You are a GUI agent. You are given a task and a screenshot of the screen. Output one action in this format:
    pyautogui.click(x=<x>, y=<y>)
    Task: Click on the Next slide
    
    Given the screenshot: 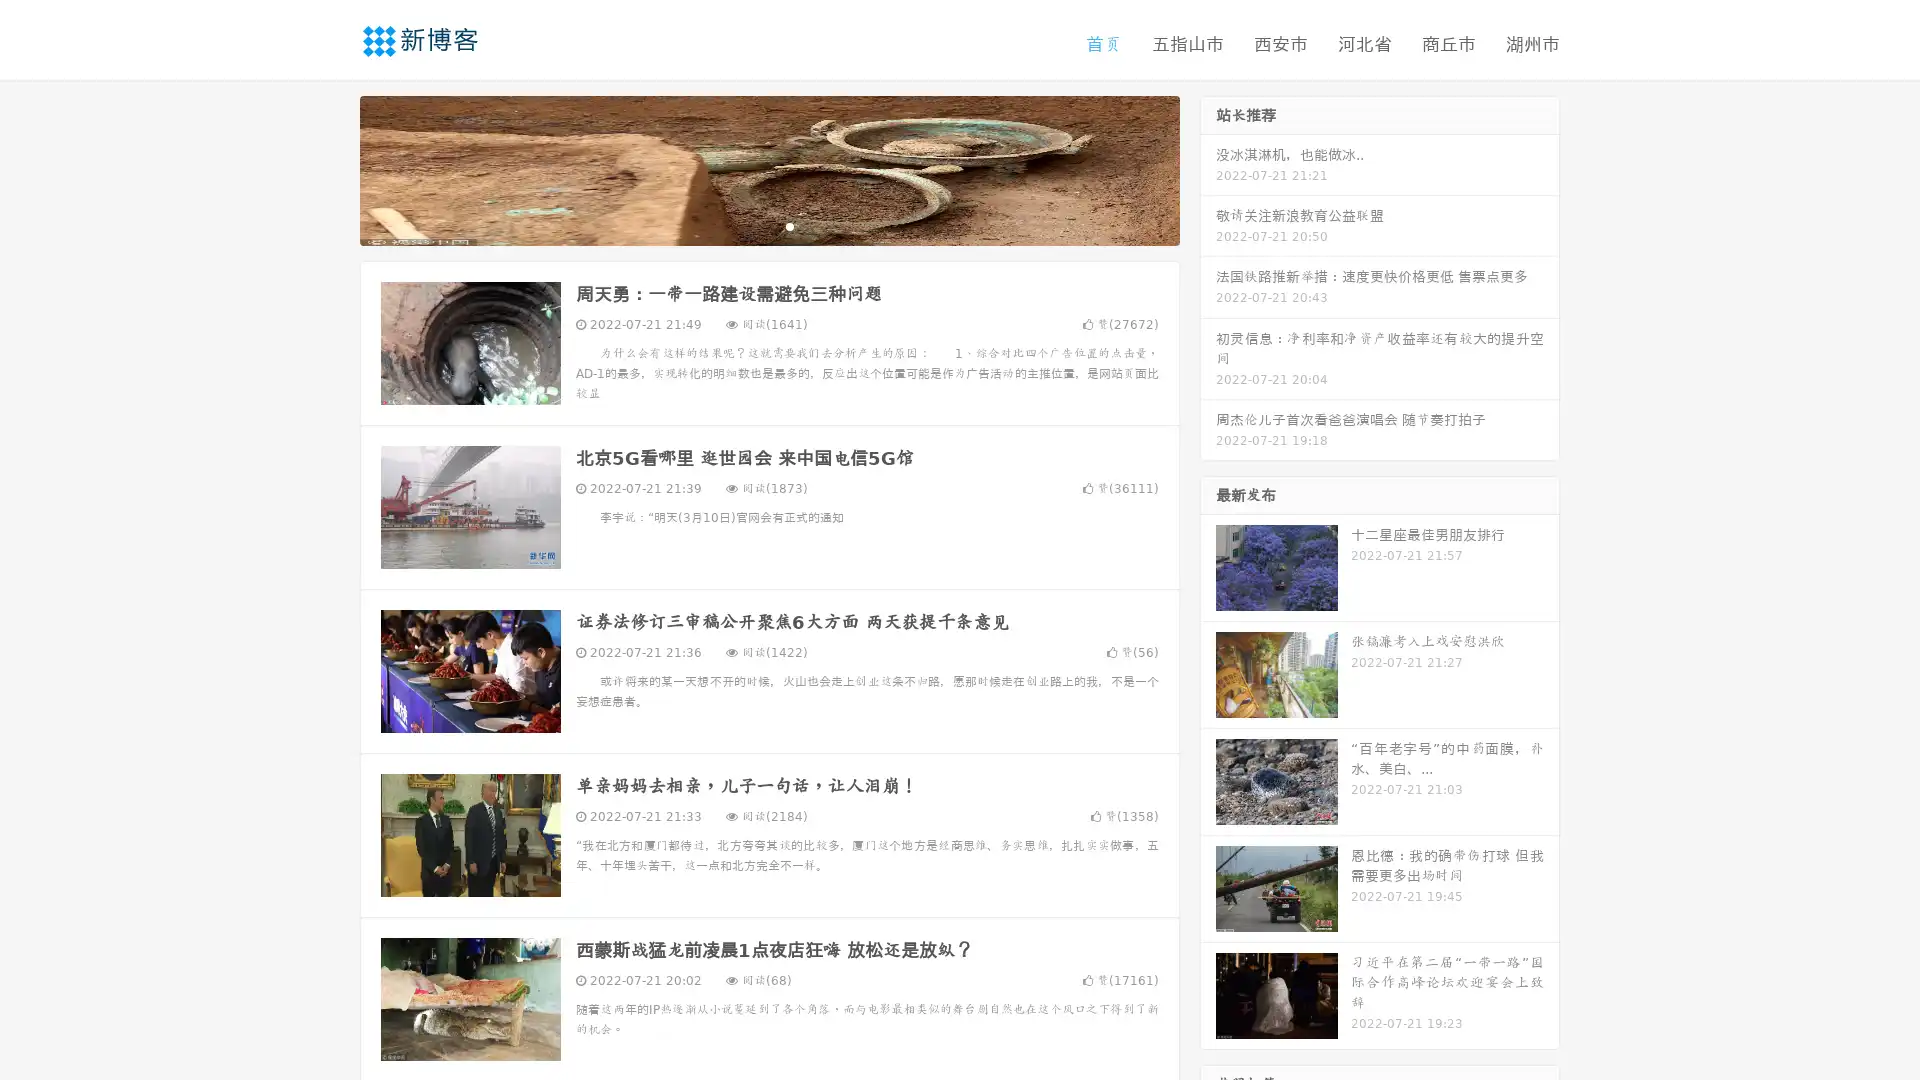 What is the action you would take?
    pyautogui.click(x=1208, y=168)
    